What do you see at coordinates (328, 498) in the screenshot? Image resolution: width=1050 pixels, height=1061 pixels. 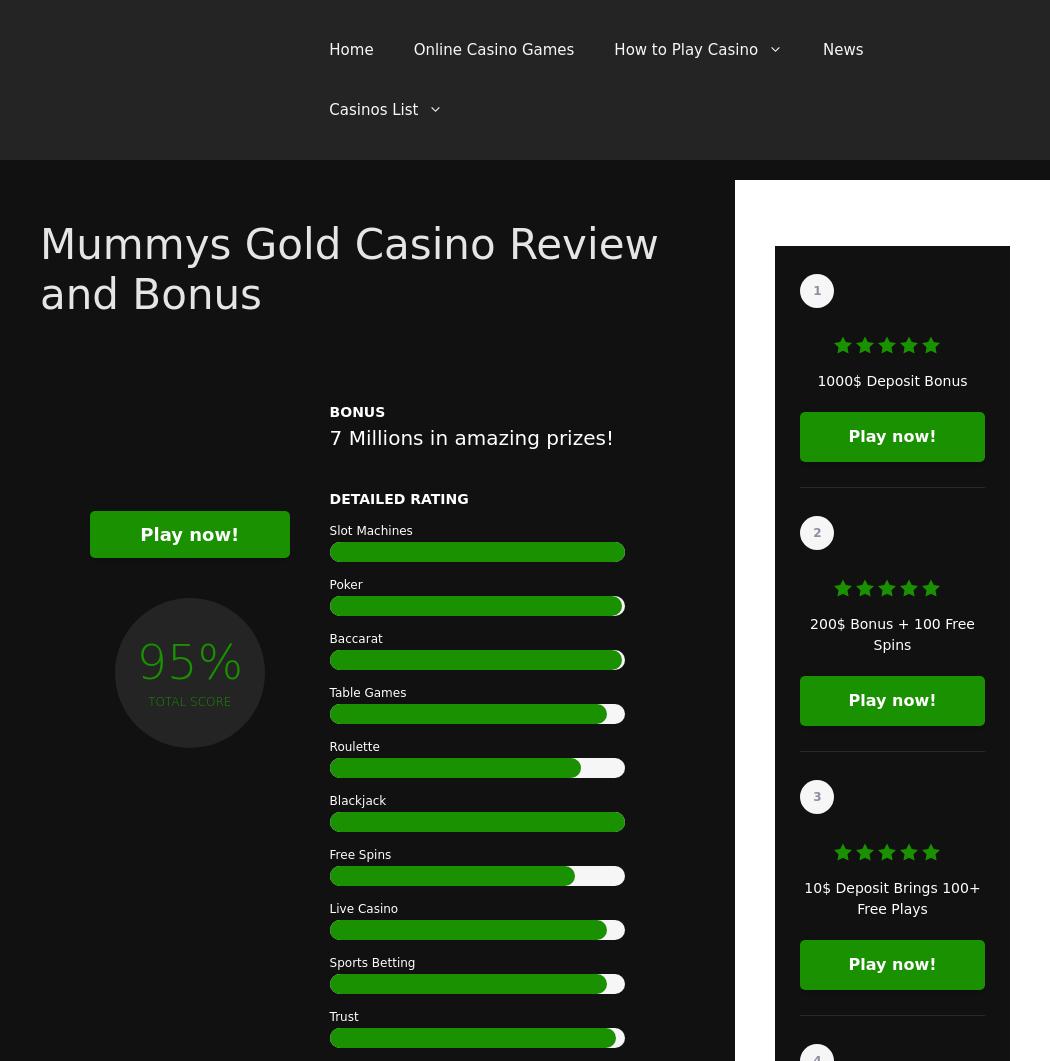 I see `'DETAILED RATING'` at bounding box center [328, 498].